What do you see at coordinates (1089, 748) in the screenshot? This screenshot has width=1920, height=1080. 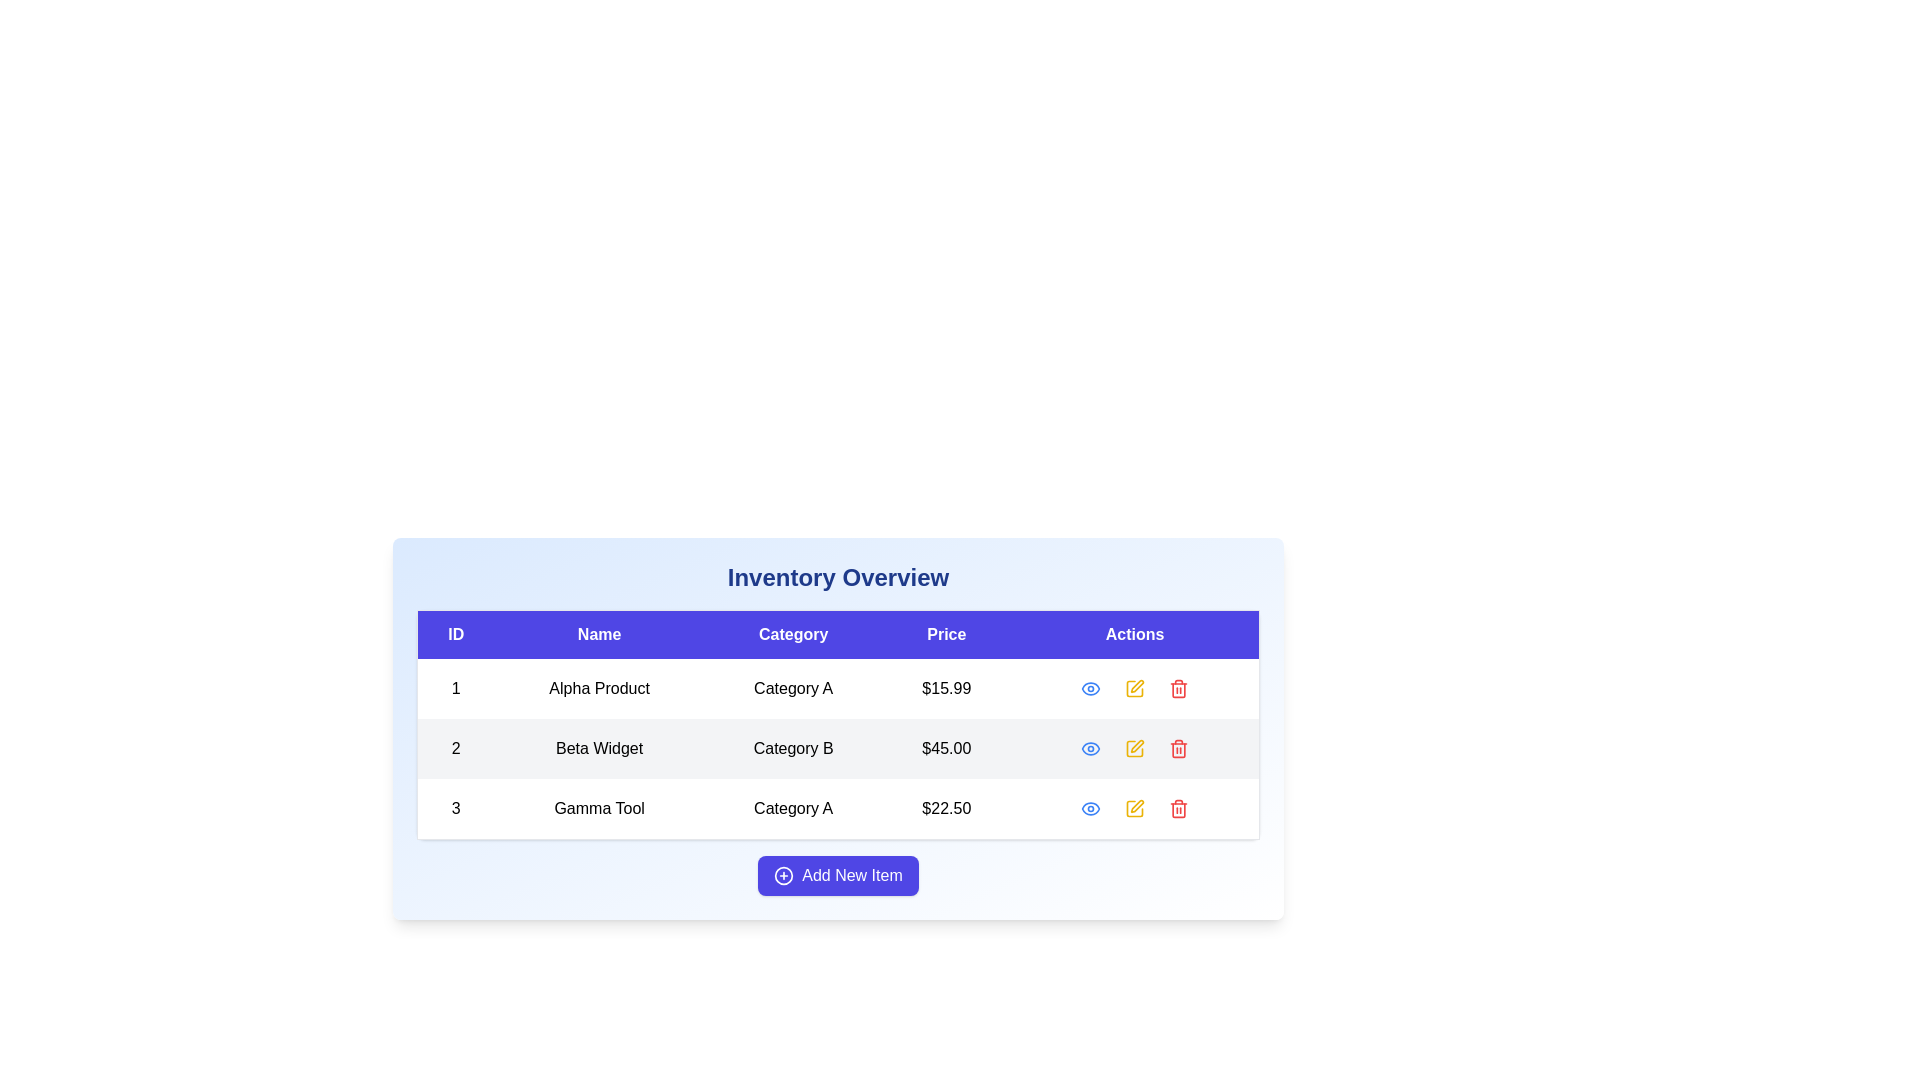 I see `the 'view' icon button located in the second row of the table under the 'Actions' column` at bounding box center [1089, 748].